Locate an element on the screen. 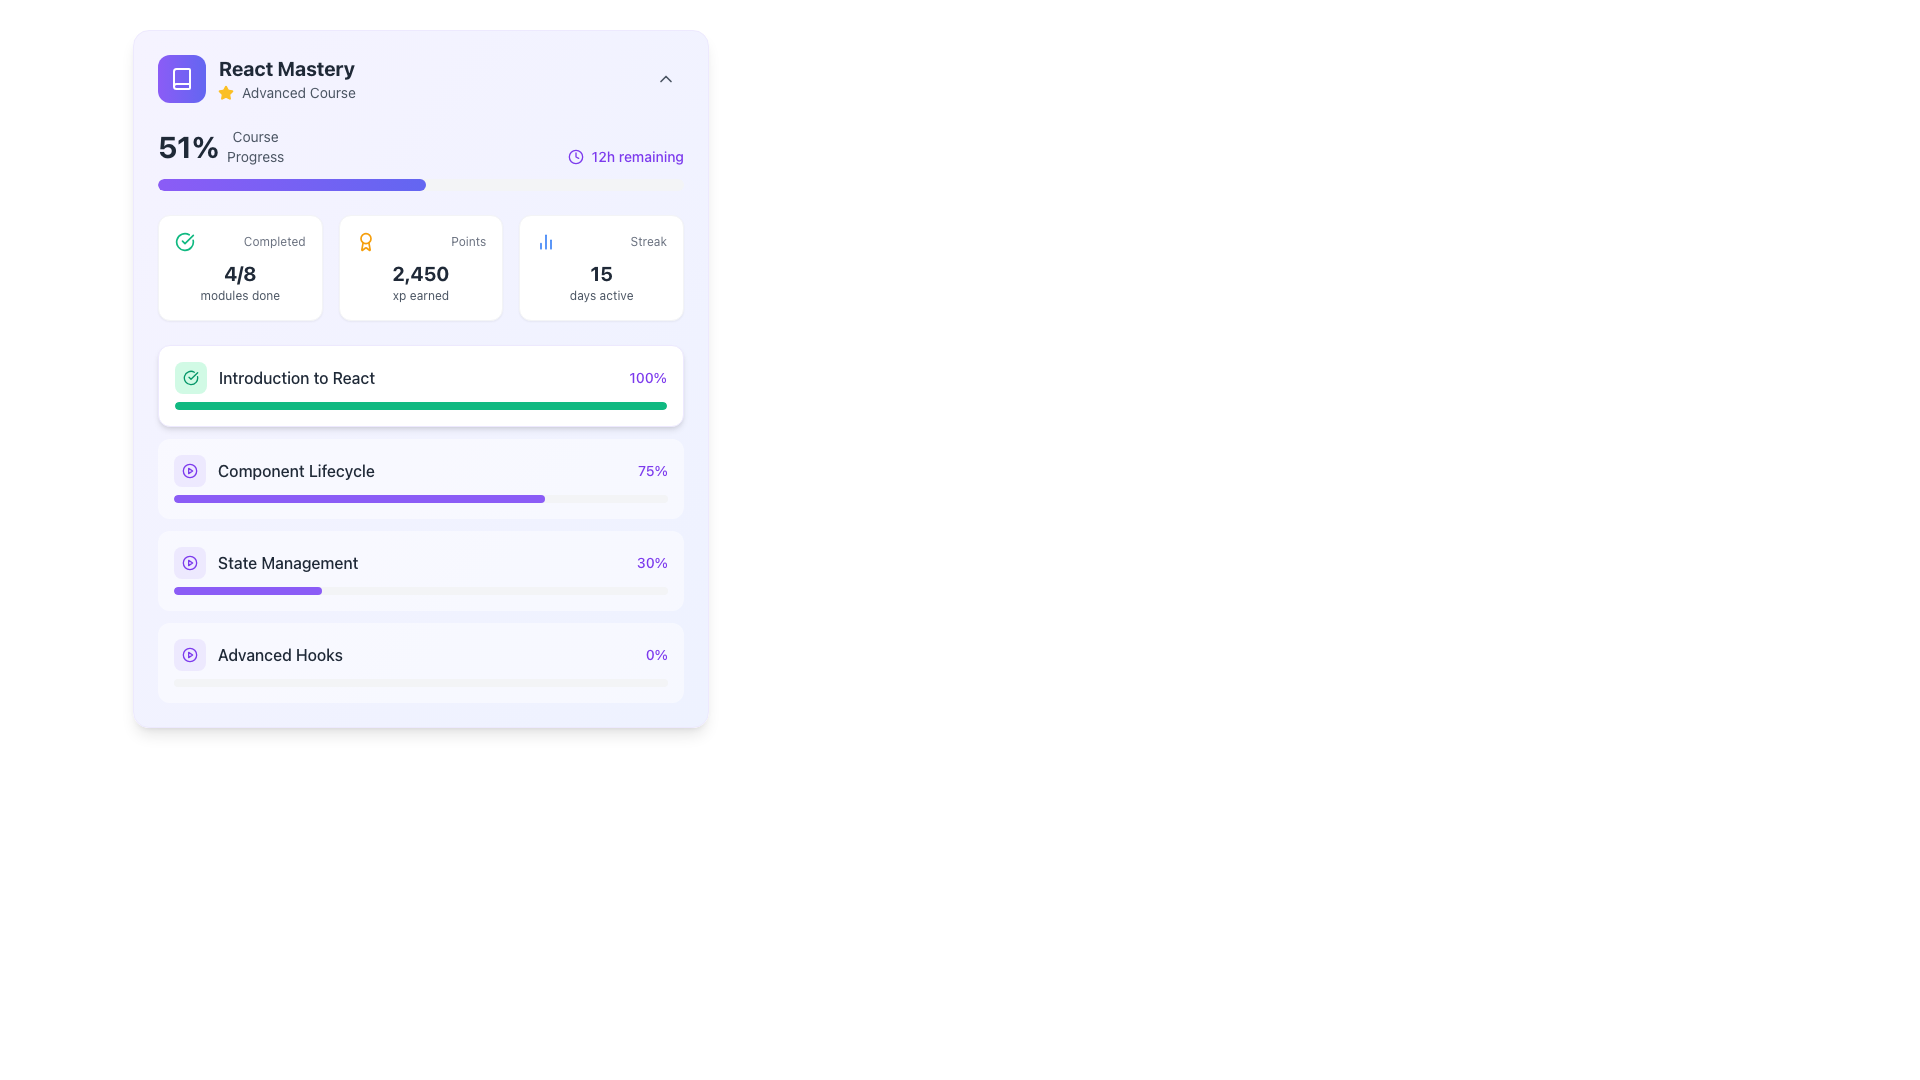 The height and width of the screenshot is (1080, 1920). the progress indicator component showing 'Component Lifecycle' with a filled percentage of '75%' is located at coordinates (420, 459).